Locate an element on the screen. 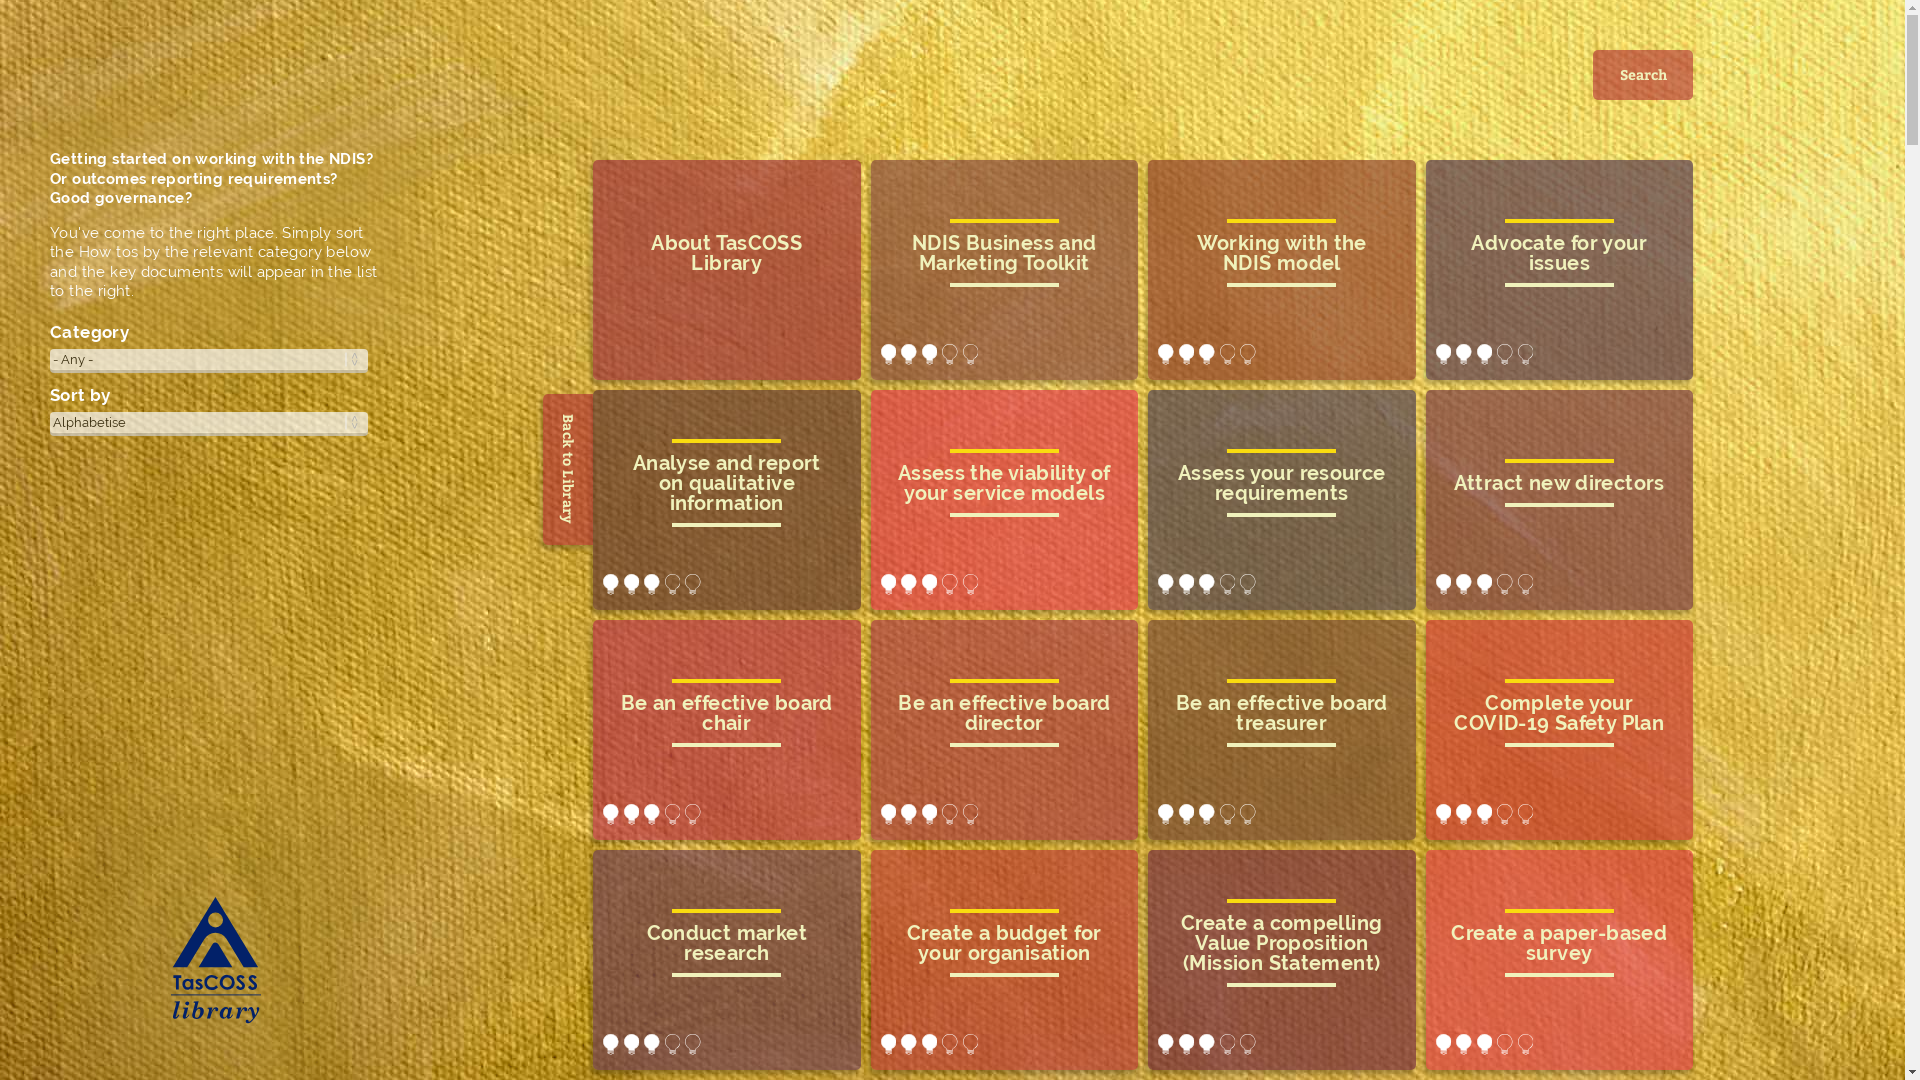 Image resolution: width=1920 pixels, height=1080 pixels. 'analyse and report on qualitative information' is located at coordinates (725, 499).